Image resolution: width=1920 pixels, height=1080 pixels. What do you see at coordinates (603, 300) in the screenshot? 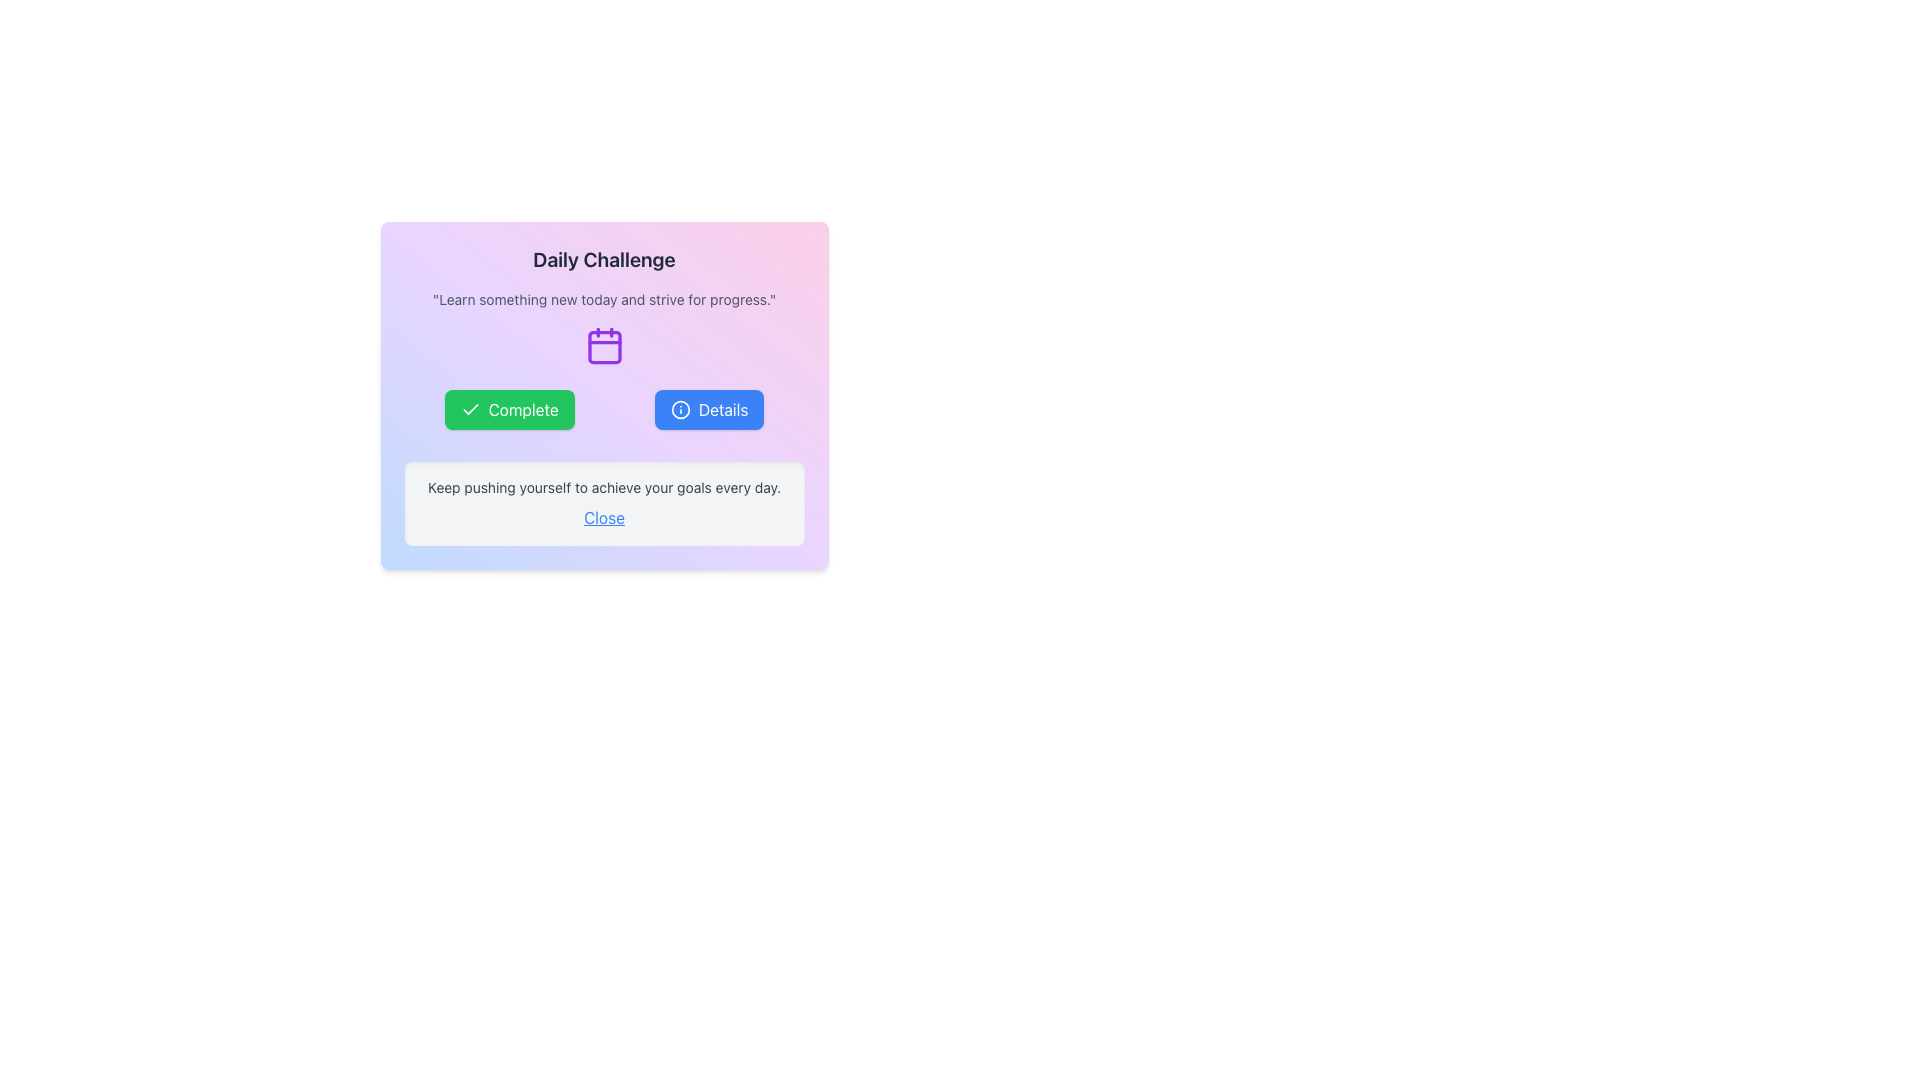
I see `the motivational statement text element located below the 'Daily Challenge' title and above the calendar icon` at bounding box center [603, 300].